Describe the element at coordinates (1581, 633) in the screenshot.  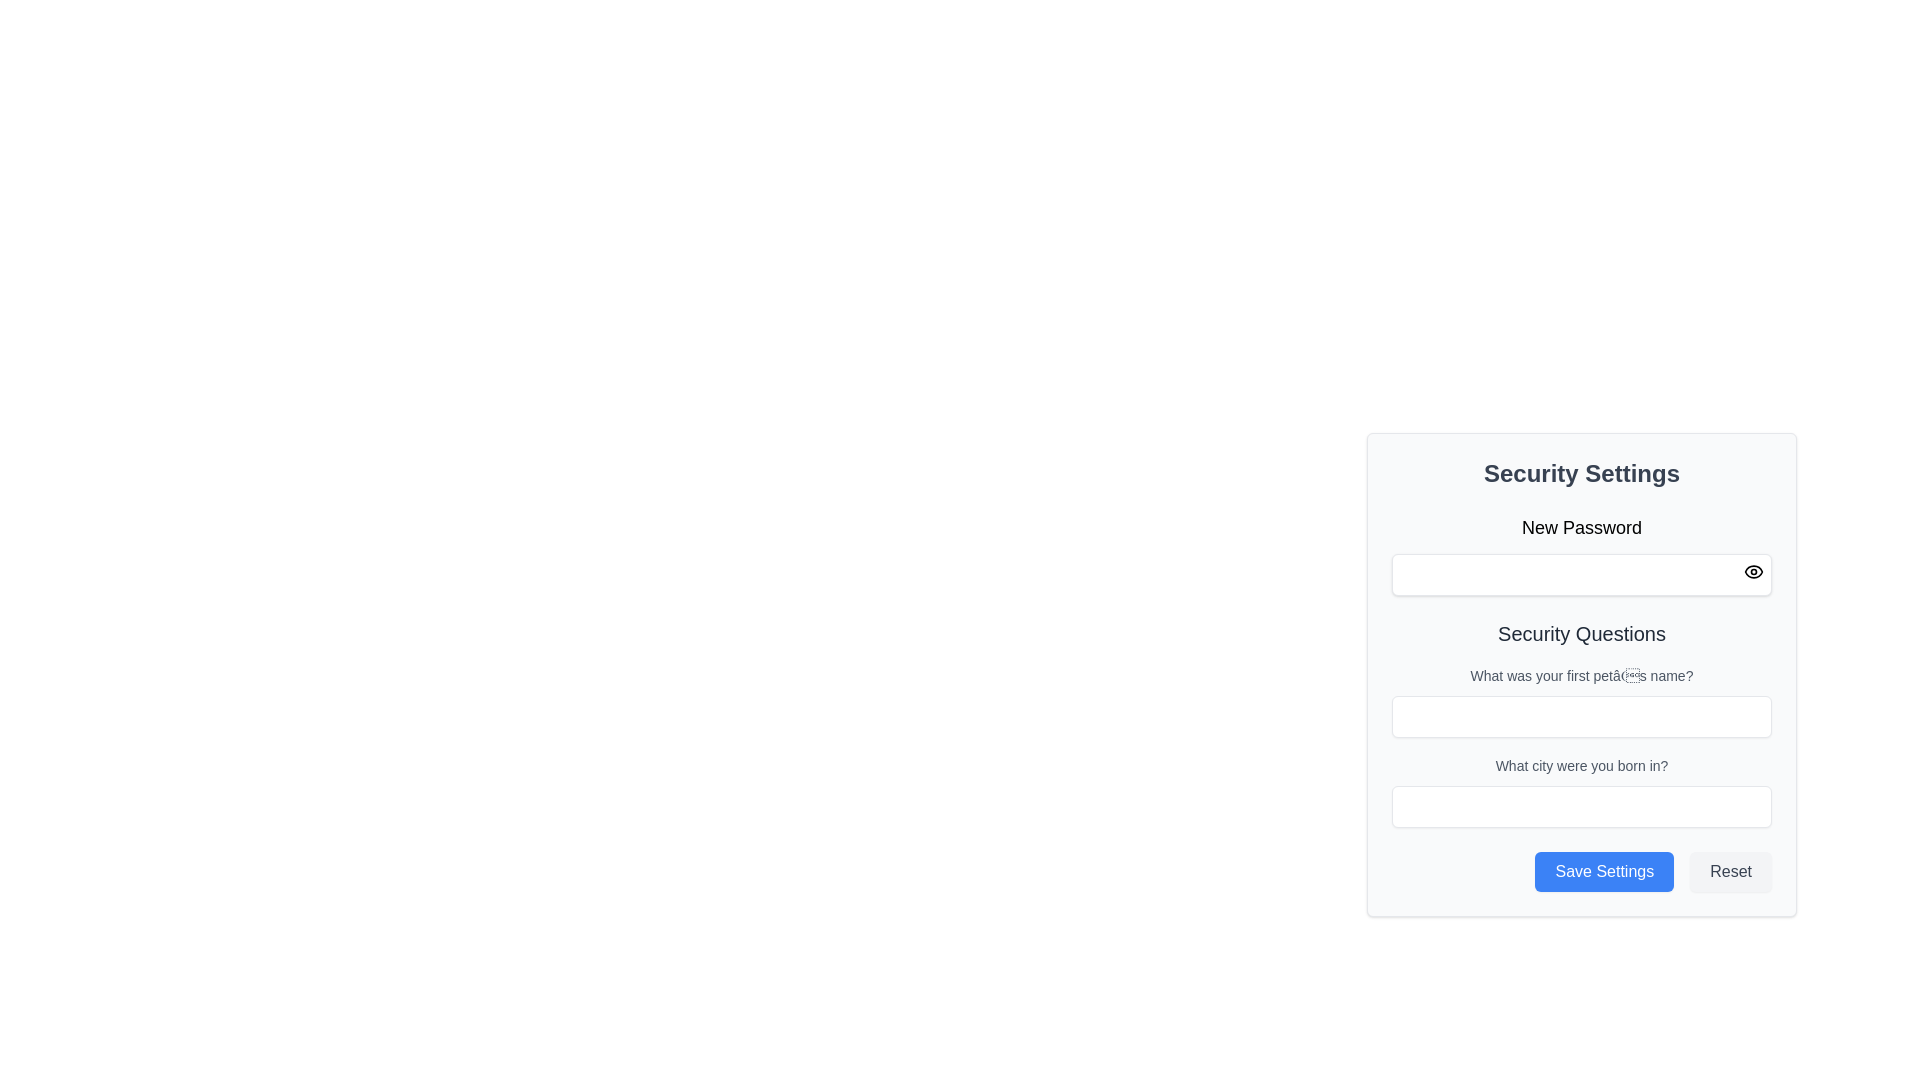
I see `the Text label that serves as a heading for the security questions section, positioned between the 'New Password' input field and the question 'What was your first pet's name?'` at that location.